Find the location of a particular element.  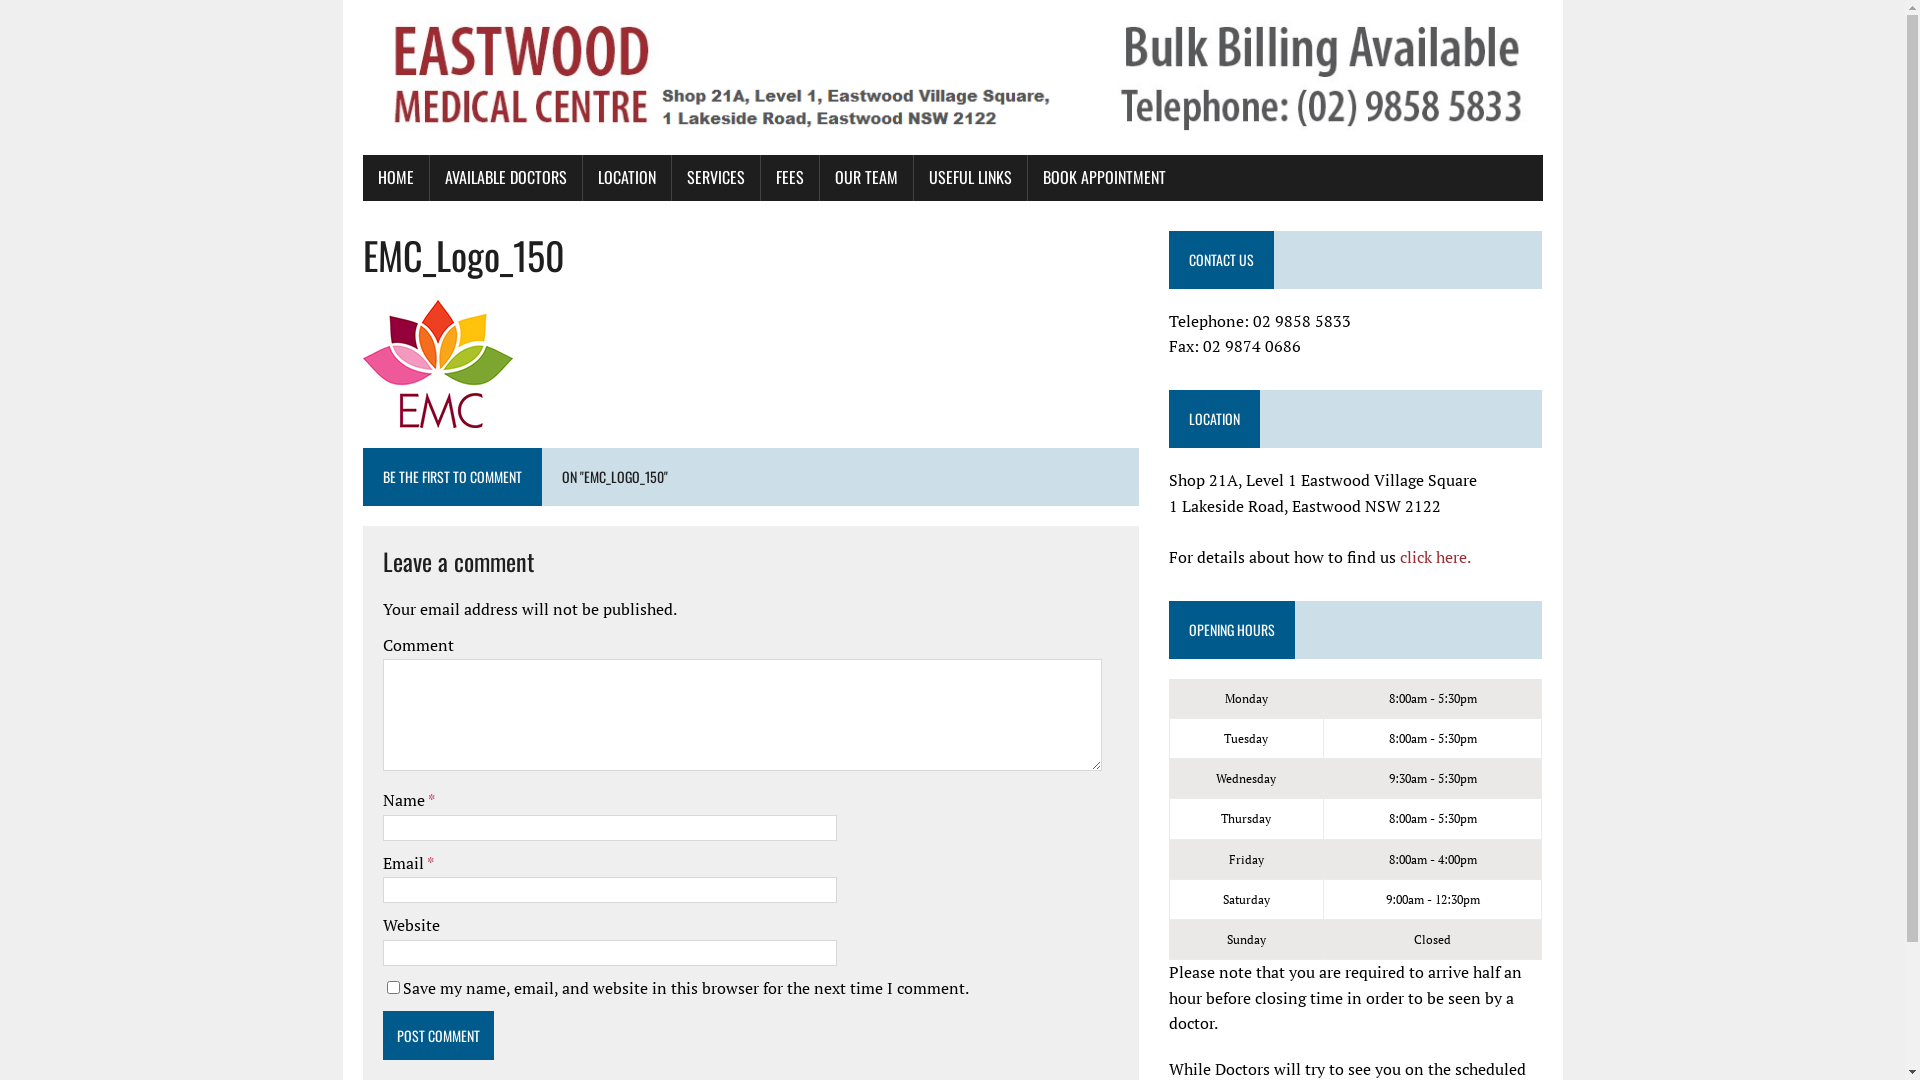

'USEFUL LINKS' is located at coordinates (970, 176).